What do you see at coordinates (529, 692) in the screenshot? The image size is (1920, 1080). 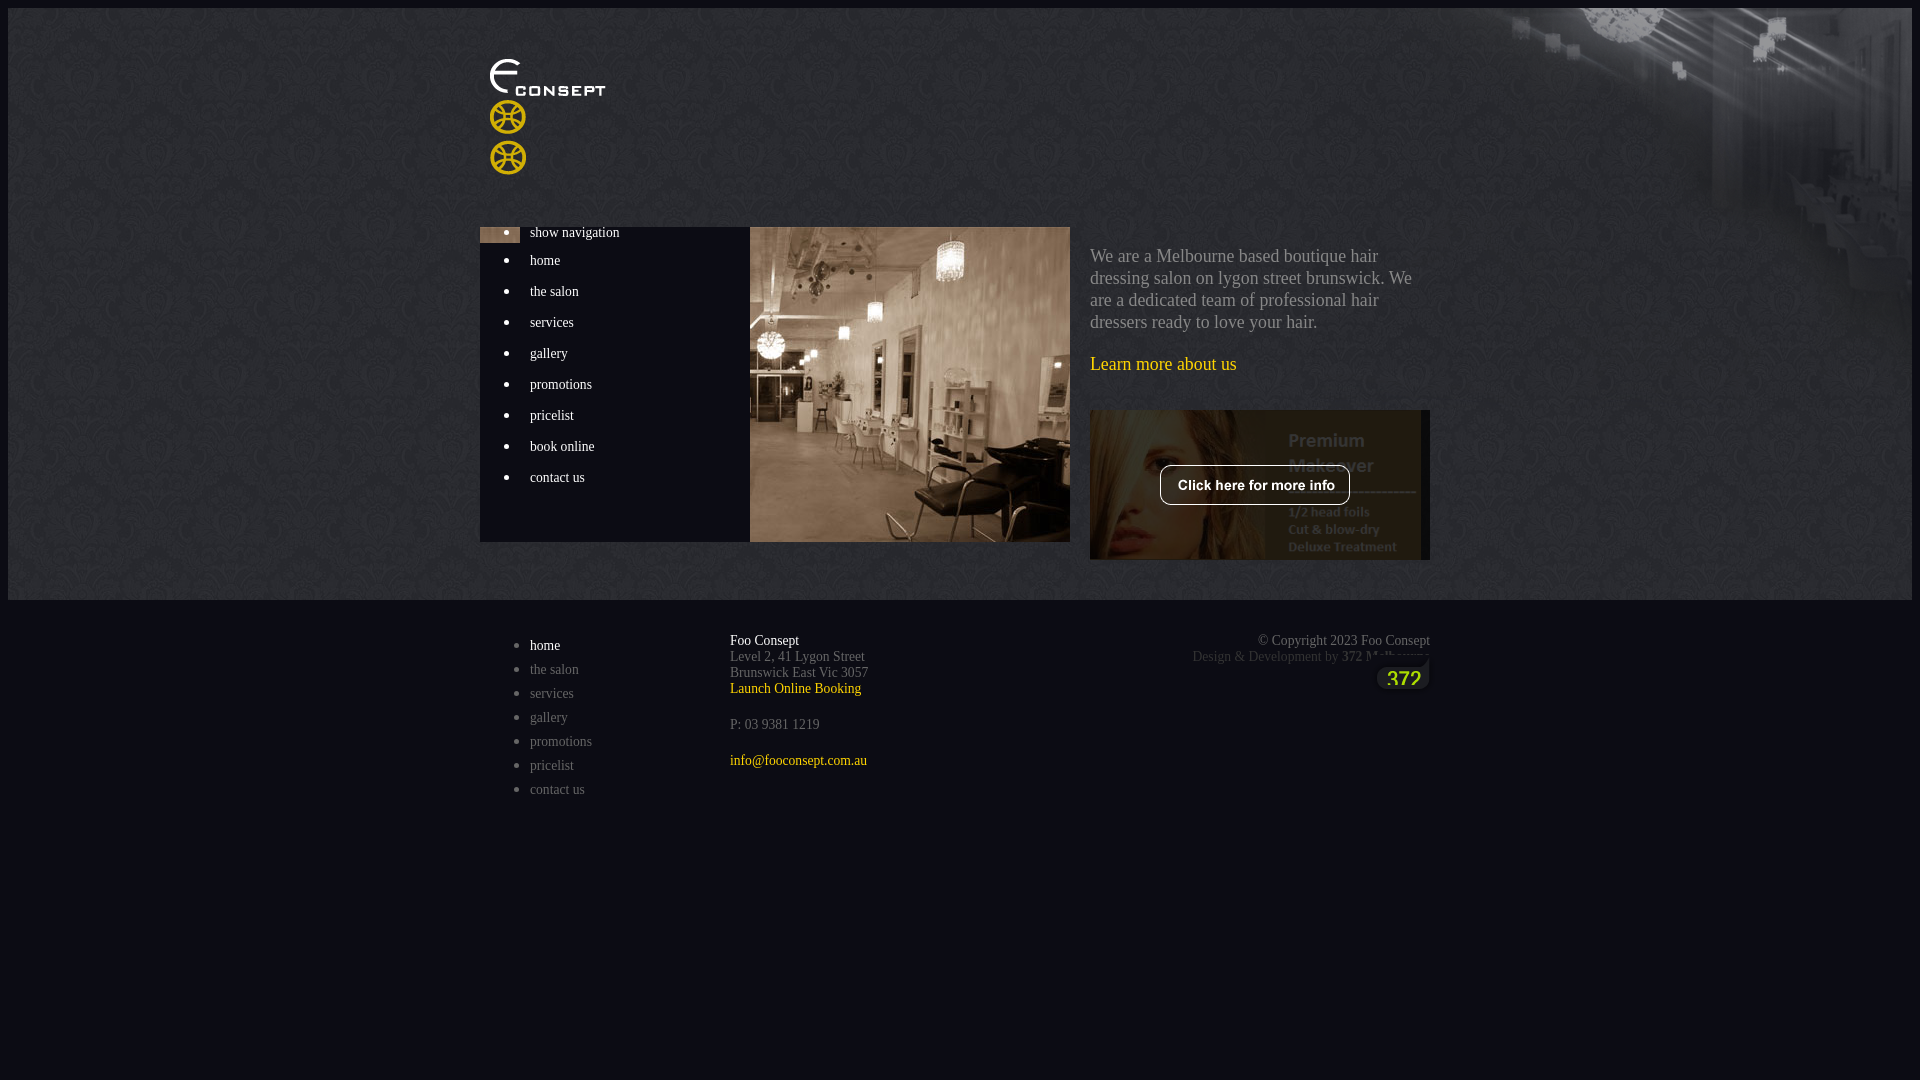 I see `'services'` at bounding box center [529, 692].